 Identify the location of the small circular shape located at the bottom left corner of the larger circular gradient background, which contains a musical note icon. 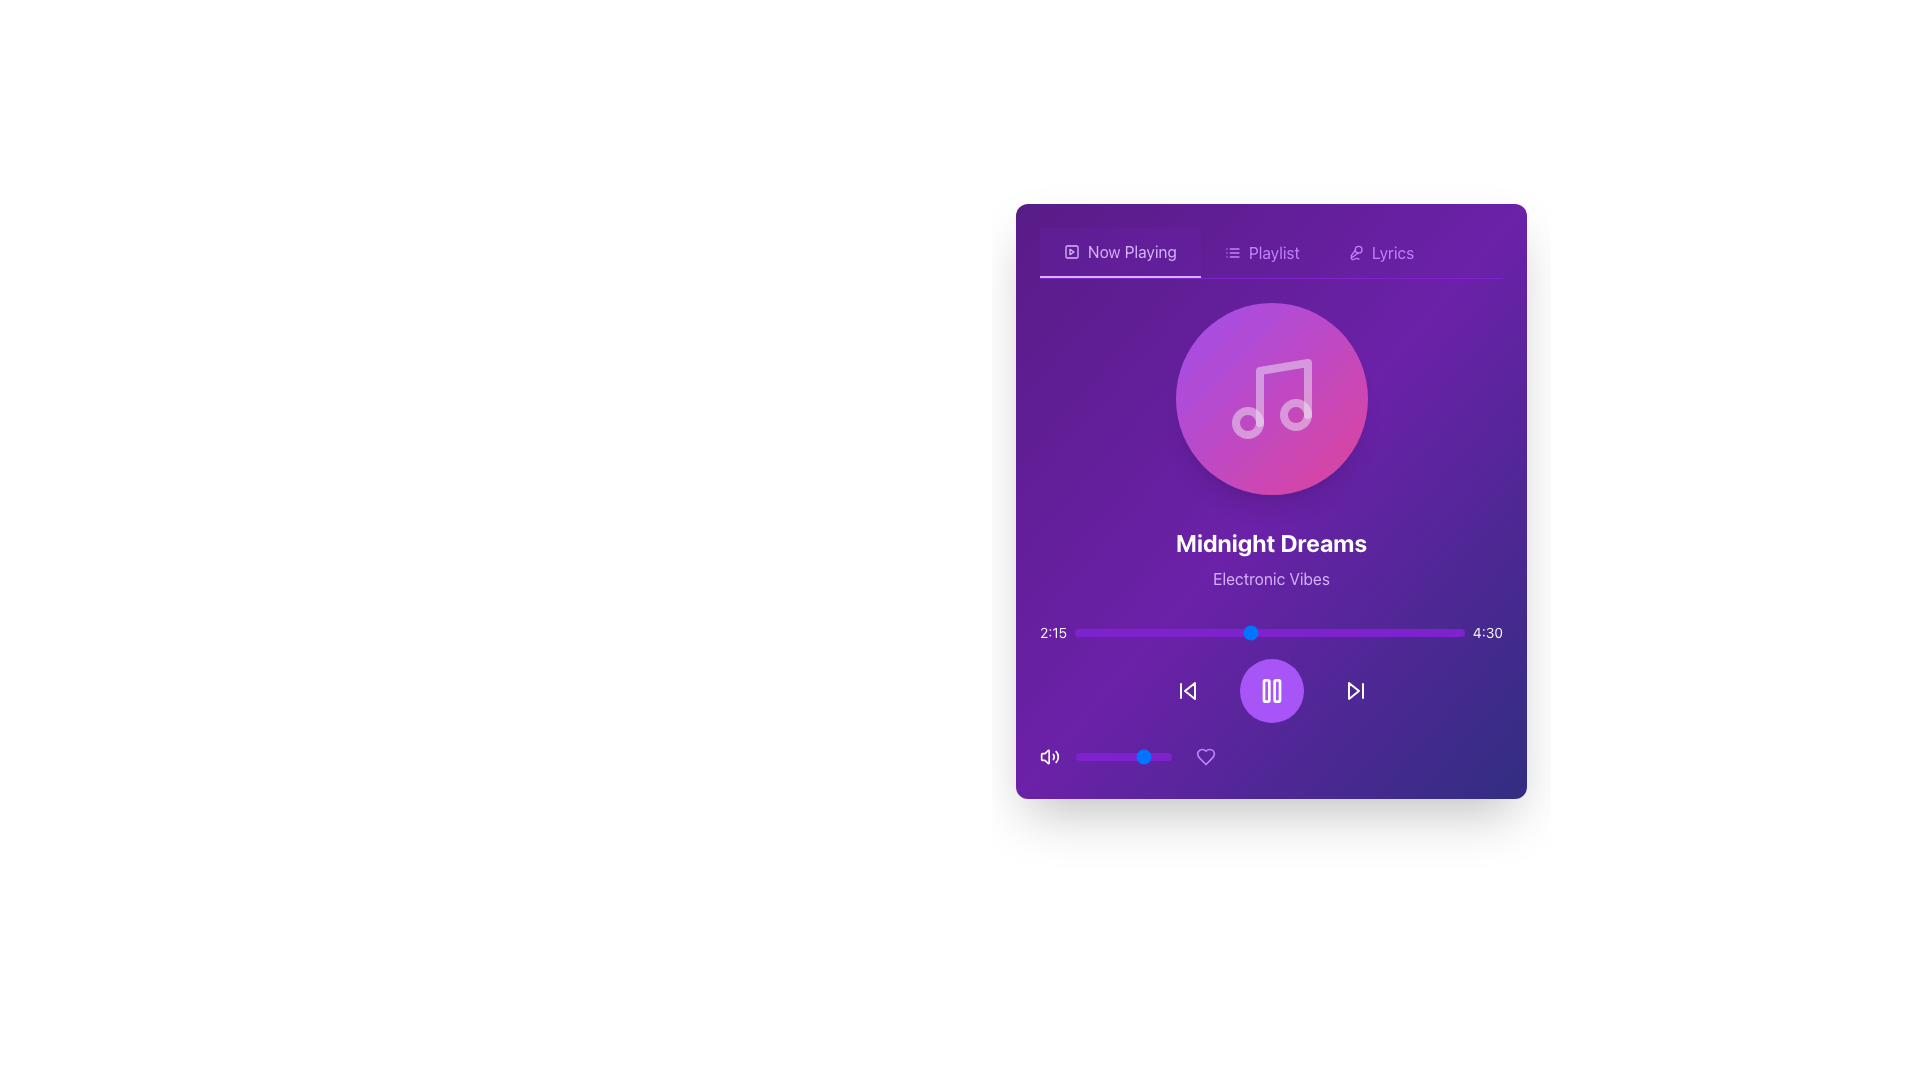
(1246, 422).